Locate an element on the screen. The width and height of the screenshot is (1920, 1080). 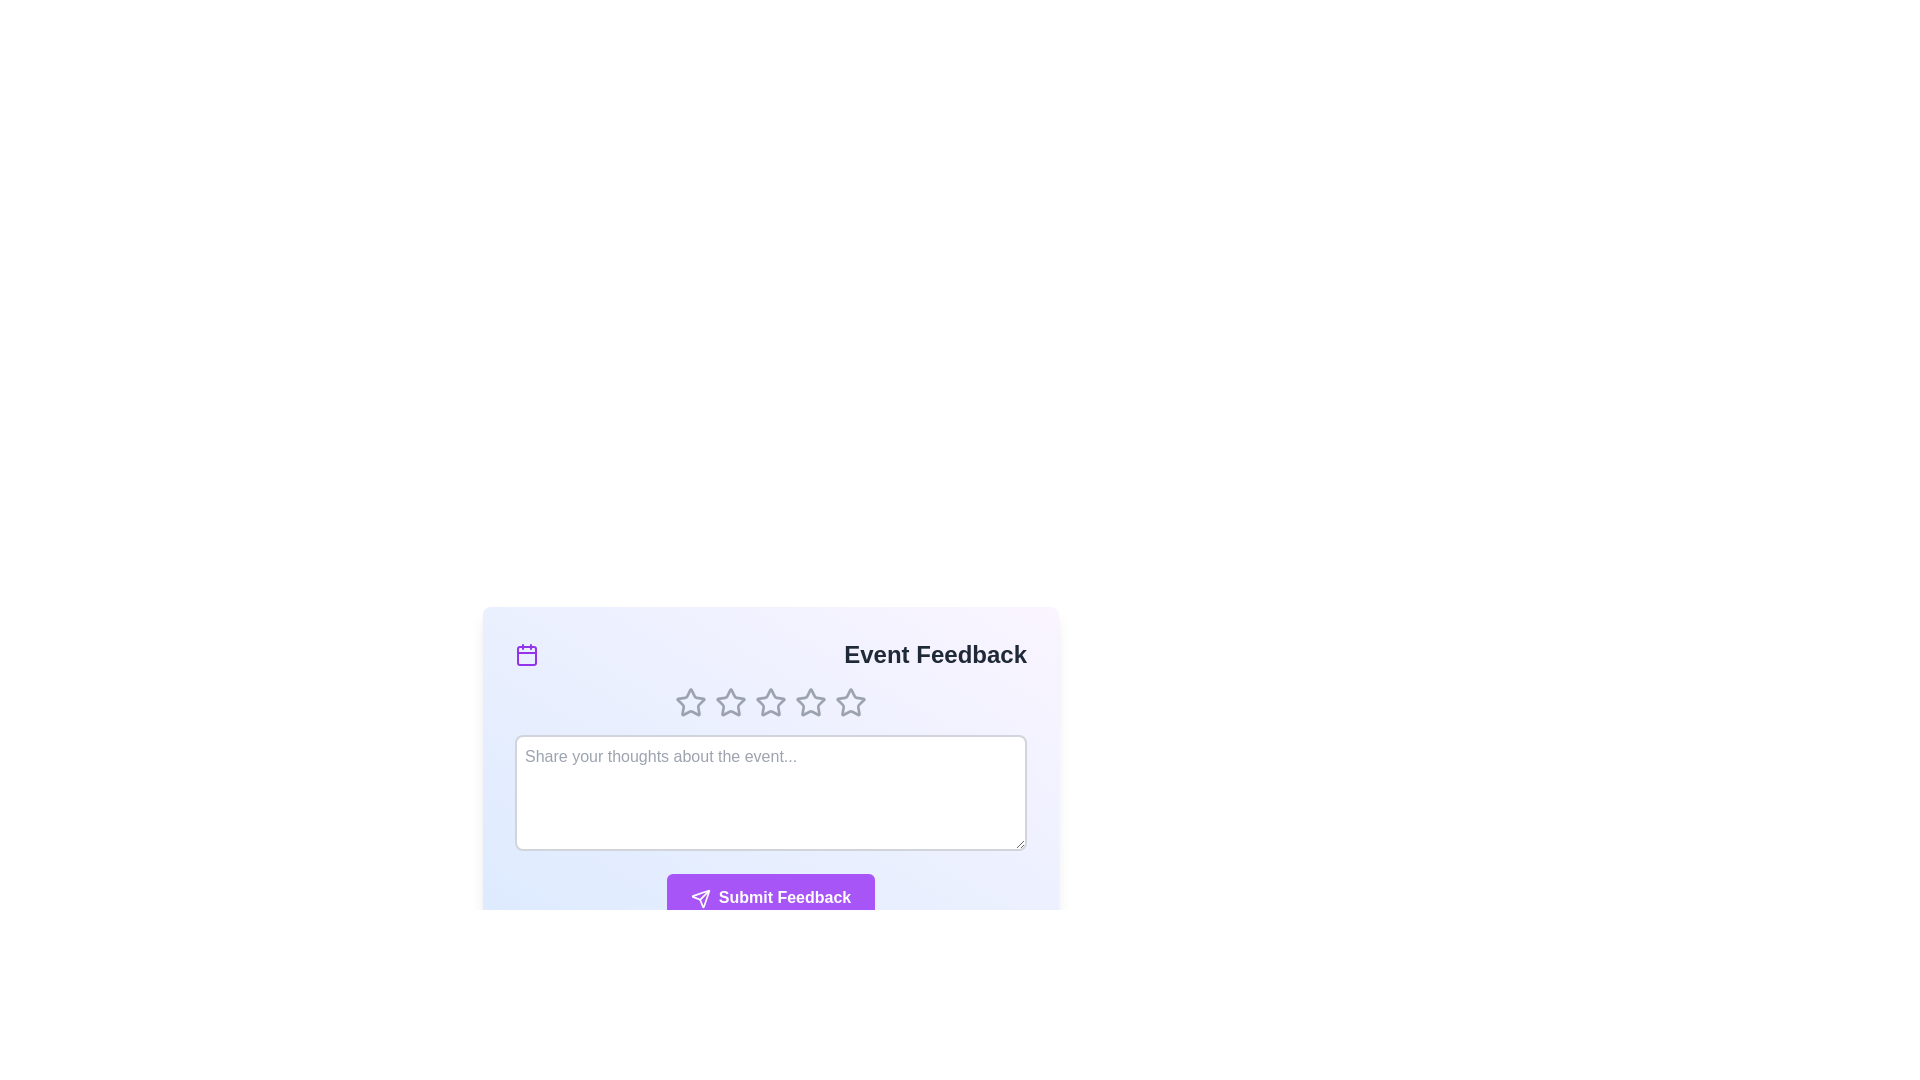
the first star icon in the star rating section is located at coordinates (691, 701).